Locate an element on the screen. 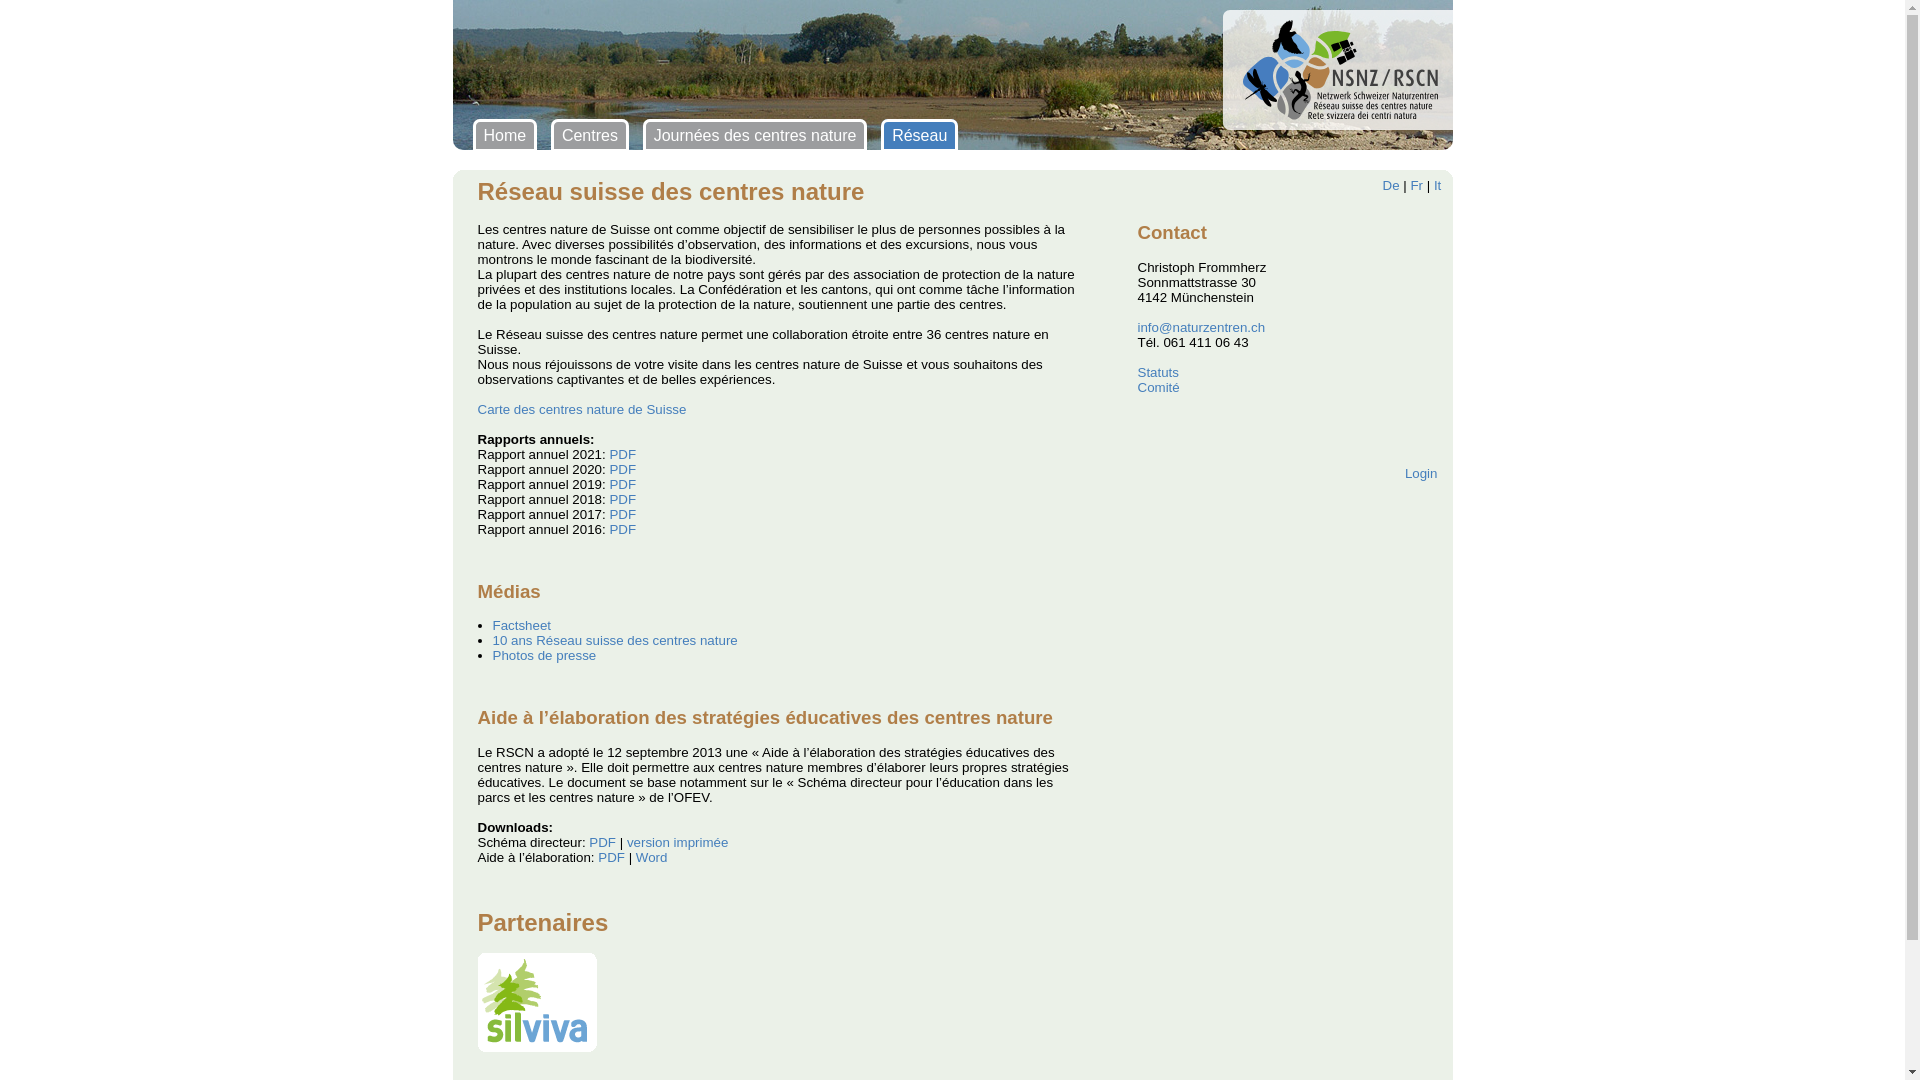 Image resolution: width=1920 pixels, height=1080 pixels. 'De' is located at coordinates (1389, 185).